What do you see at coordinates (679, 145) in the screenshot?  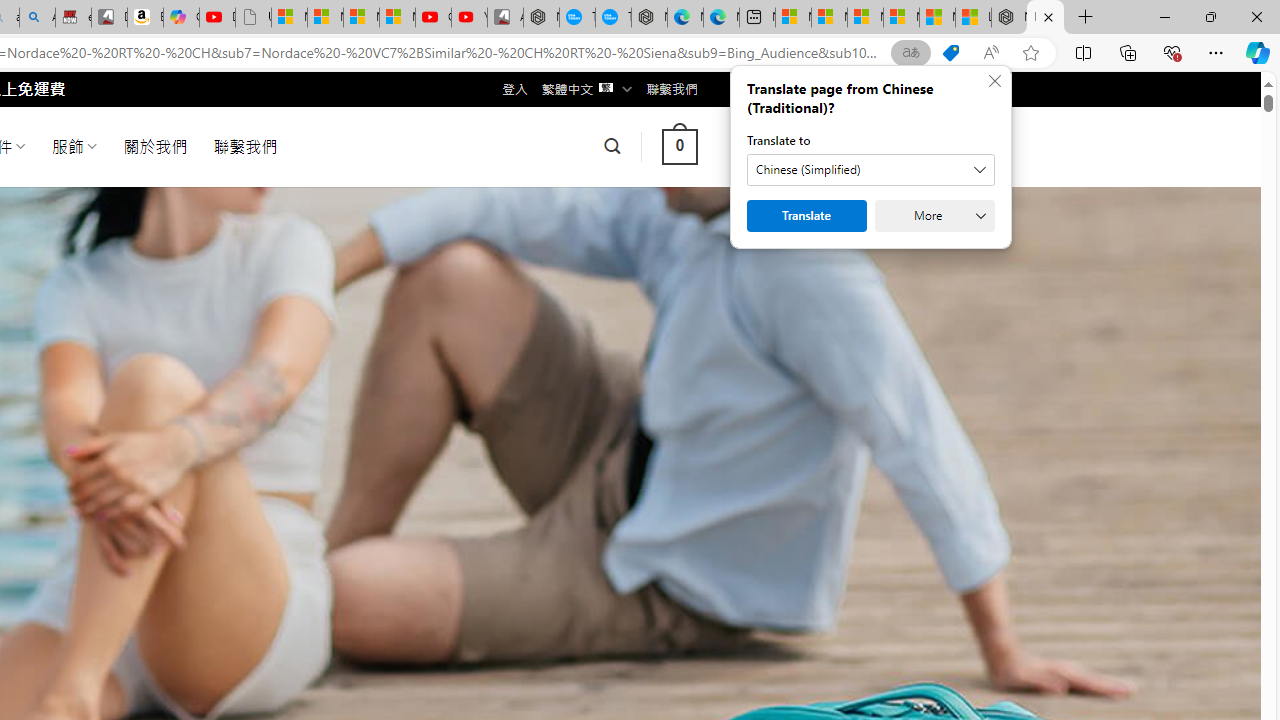 I see `' 0 '` at bounding box center [679, 145].